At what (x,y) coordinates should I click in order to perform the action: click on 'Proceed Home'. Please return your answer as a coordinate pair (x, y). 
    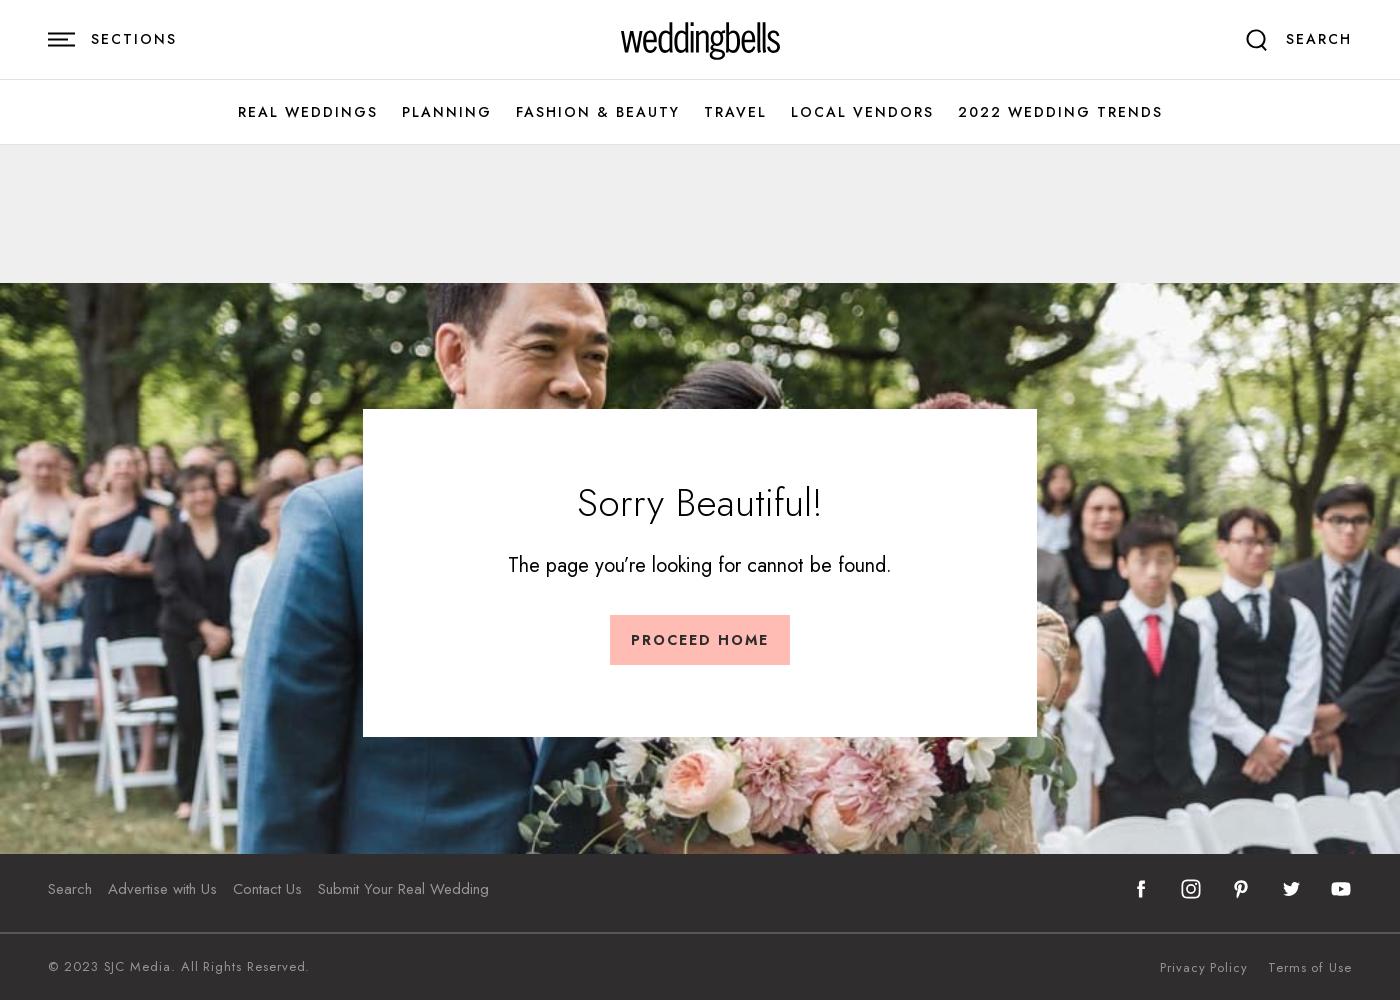
    Looking at the image, I should click on (700, 639).